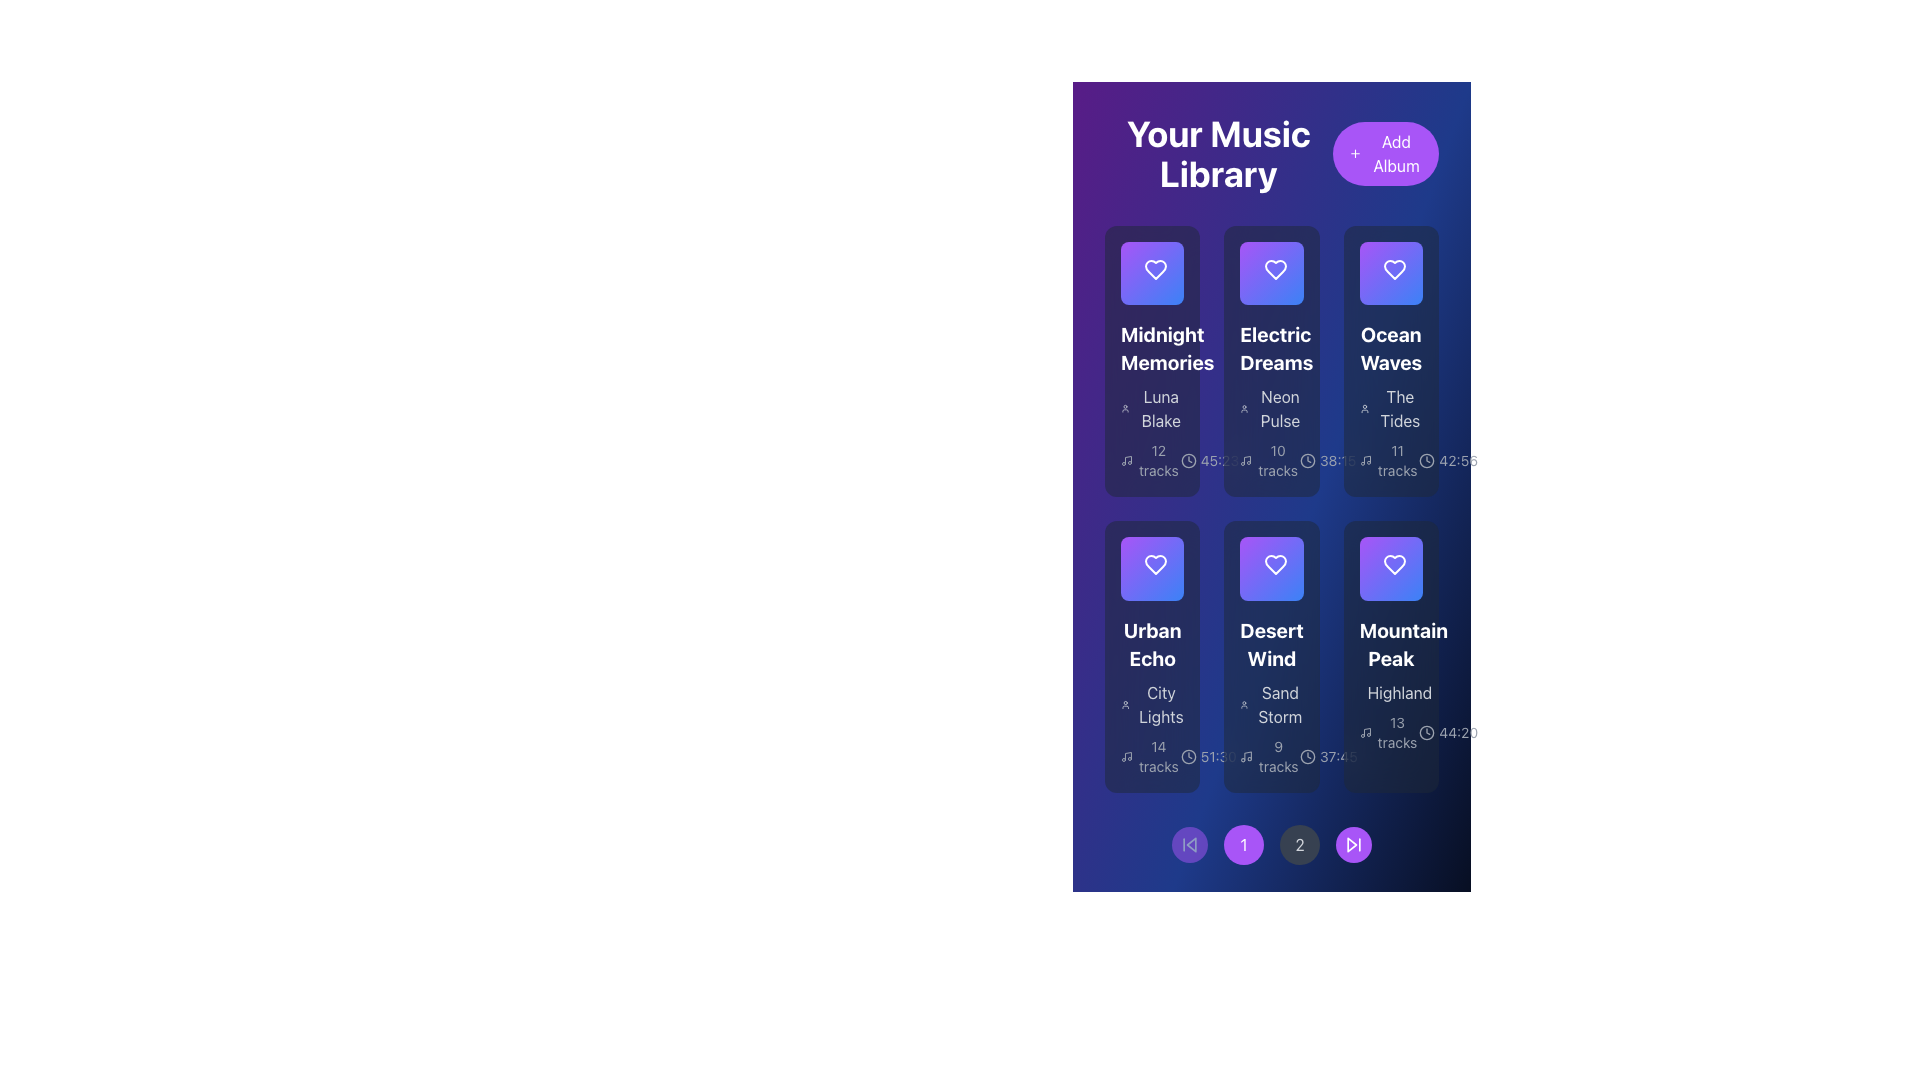 The width and height of the screenshot is (1920, 1080). Describe the element at coordinates (1152, 703) in the screenshot. I see `the Text label that serves as a secondary title for the album, located under 'Urban Echo' and above the track information in the Urban Echo card` at that location.